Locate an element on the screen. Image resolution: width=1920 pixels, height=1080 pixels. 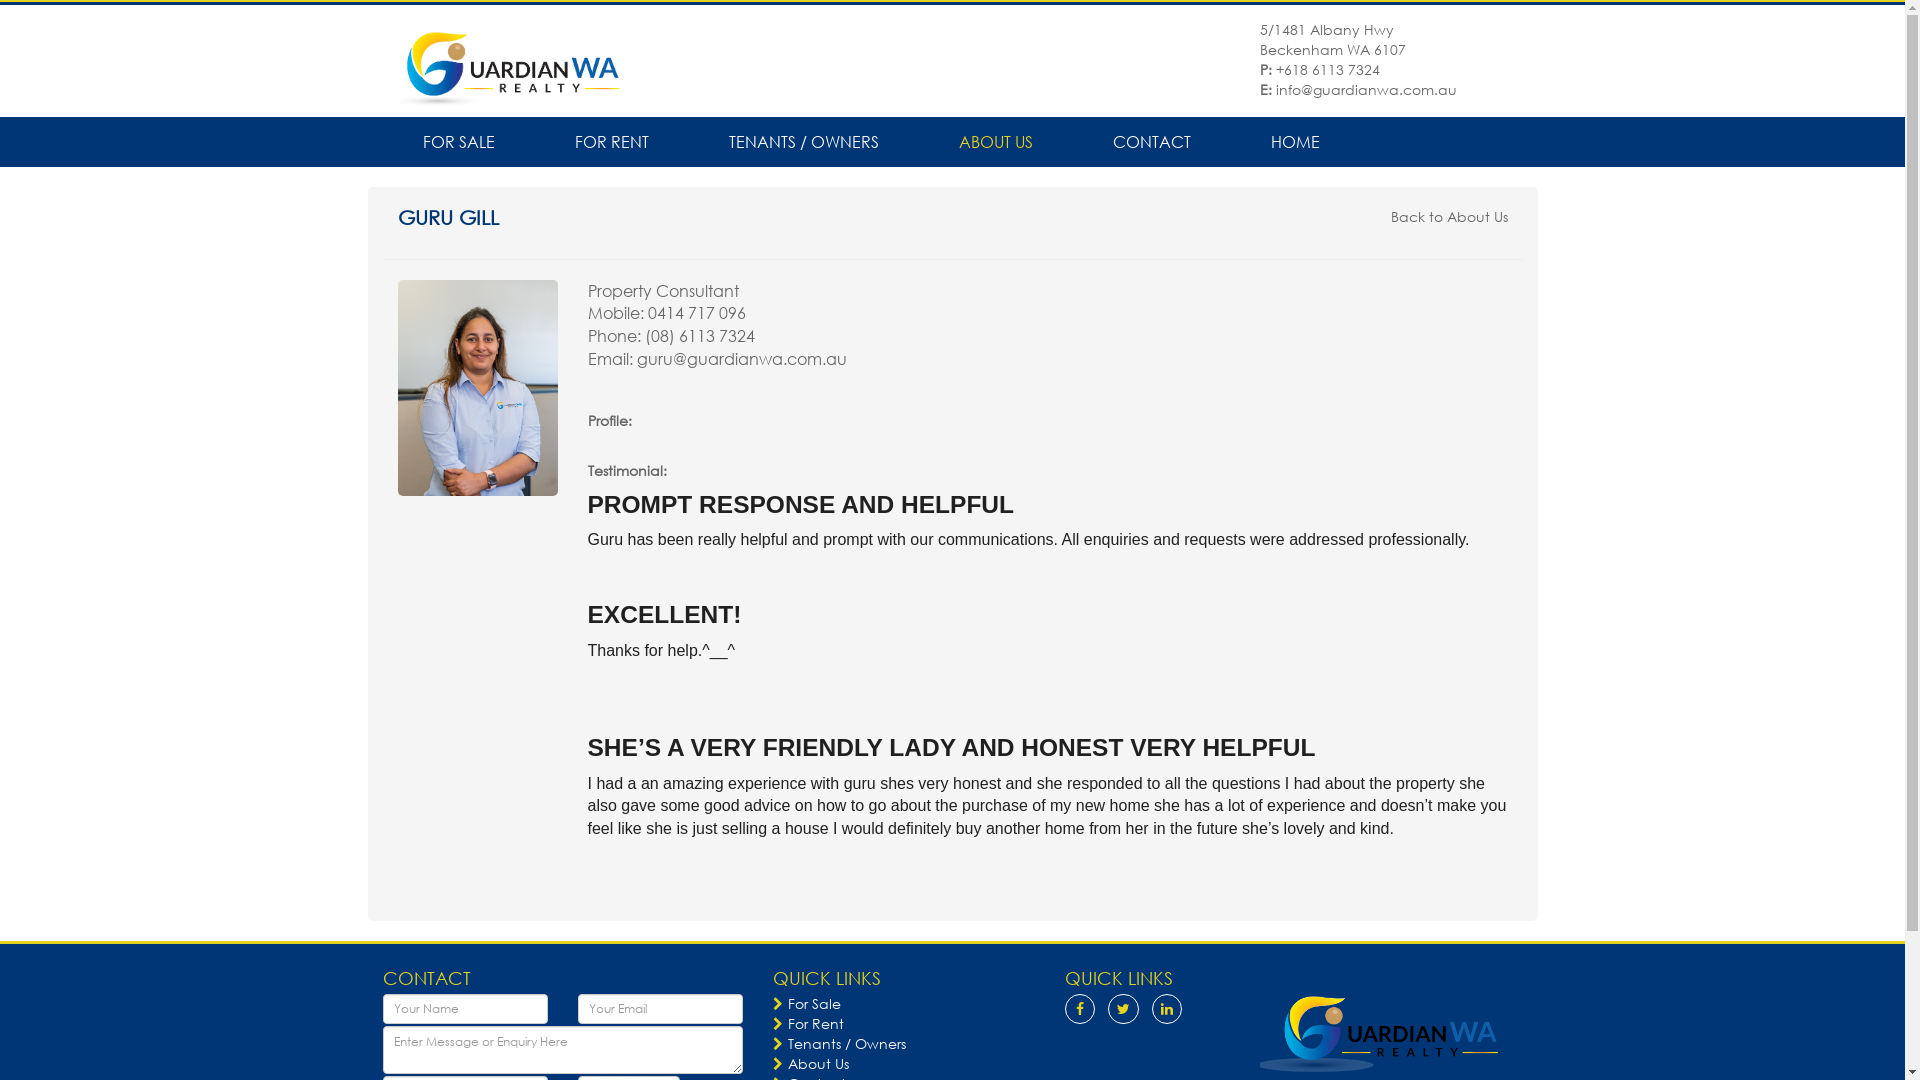
'FOR RENT' is located at coordinates (533, 141).